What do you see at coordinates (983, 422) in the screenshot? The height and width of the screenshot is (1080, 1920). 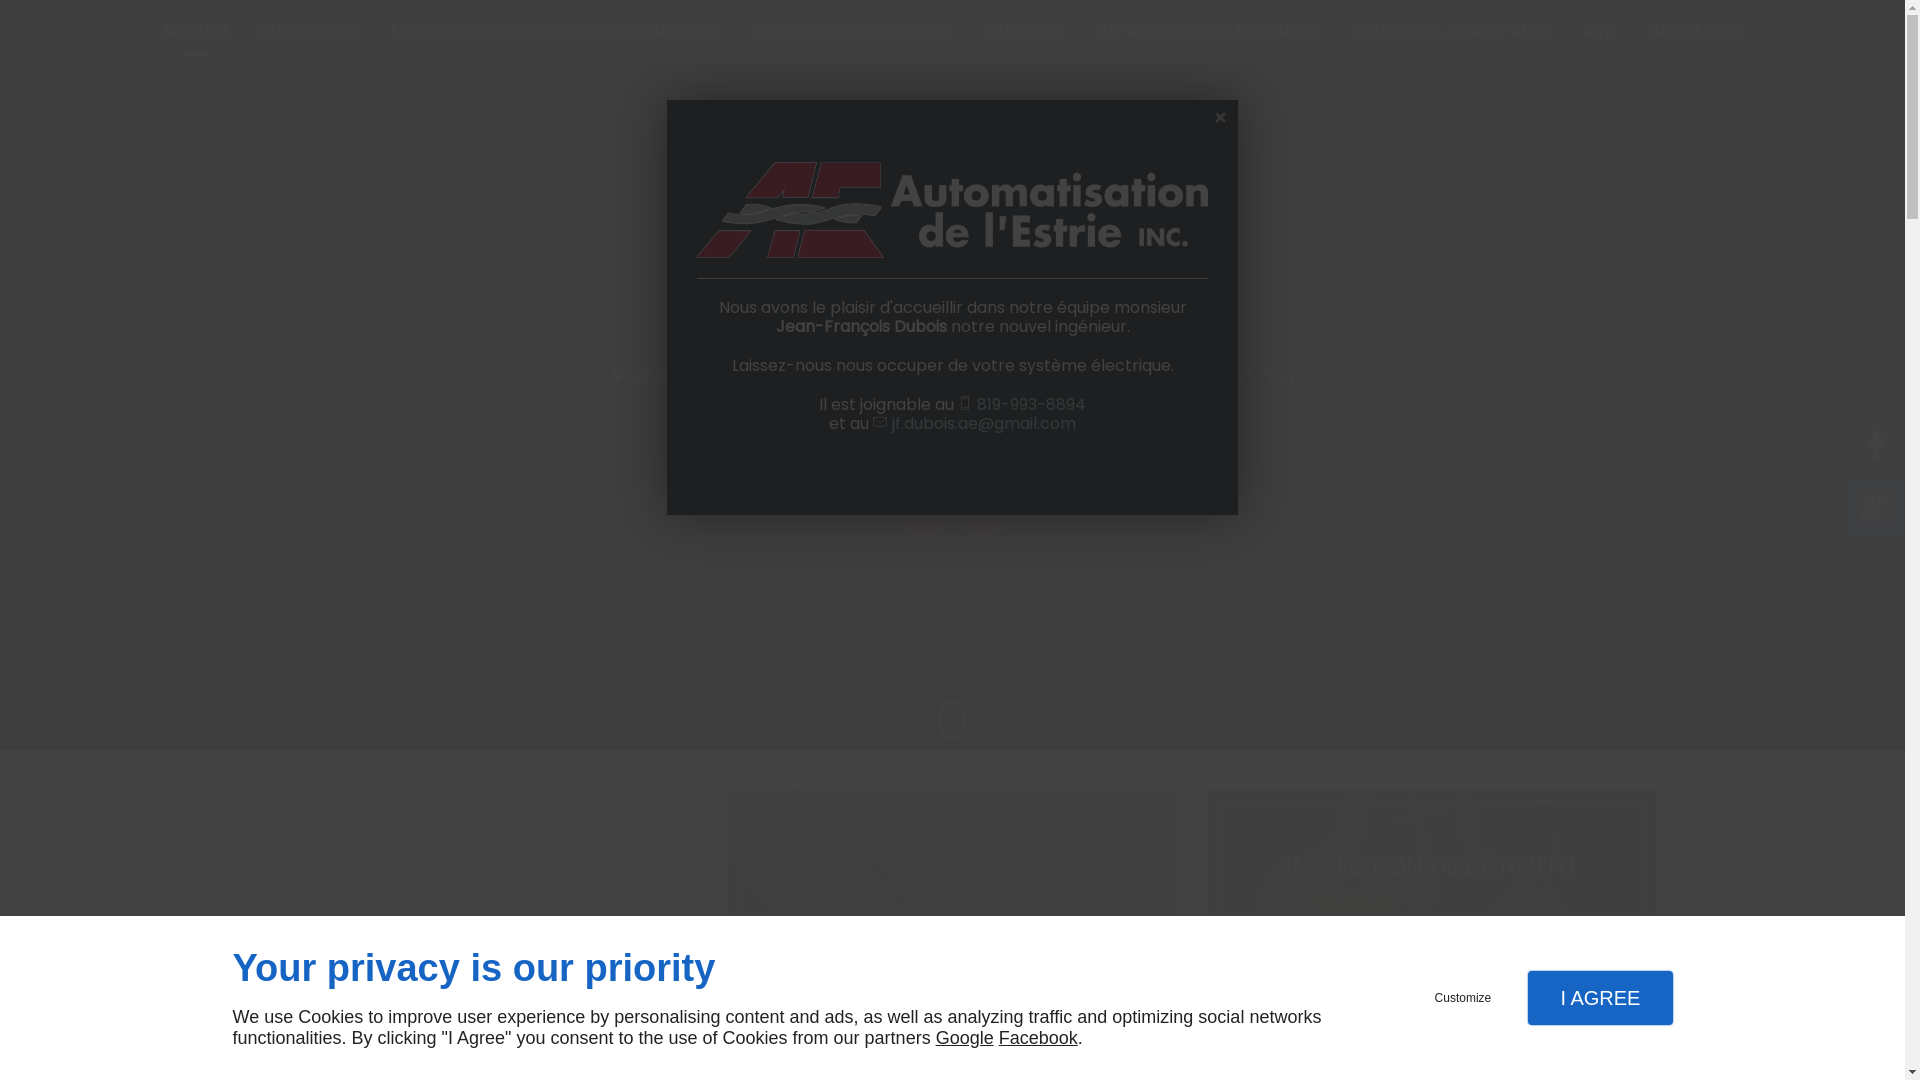 I see `'jf.dubois.ae@gmail.com'` at bounding box center [983, 422].